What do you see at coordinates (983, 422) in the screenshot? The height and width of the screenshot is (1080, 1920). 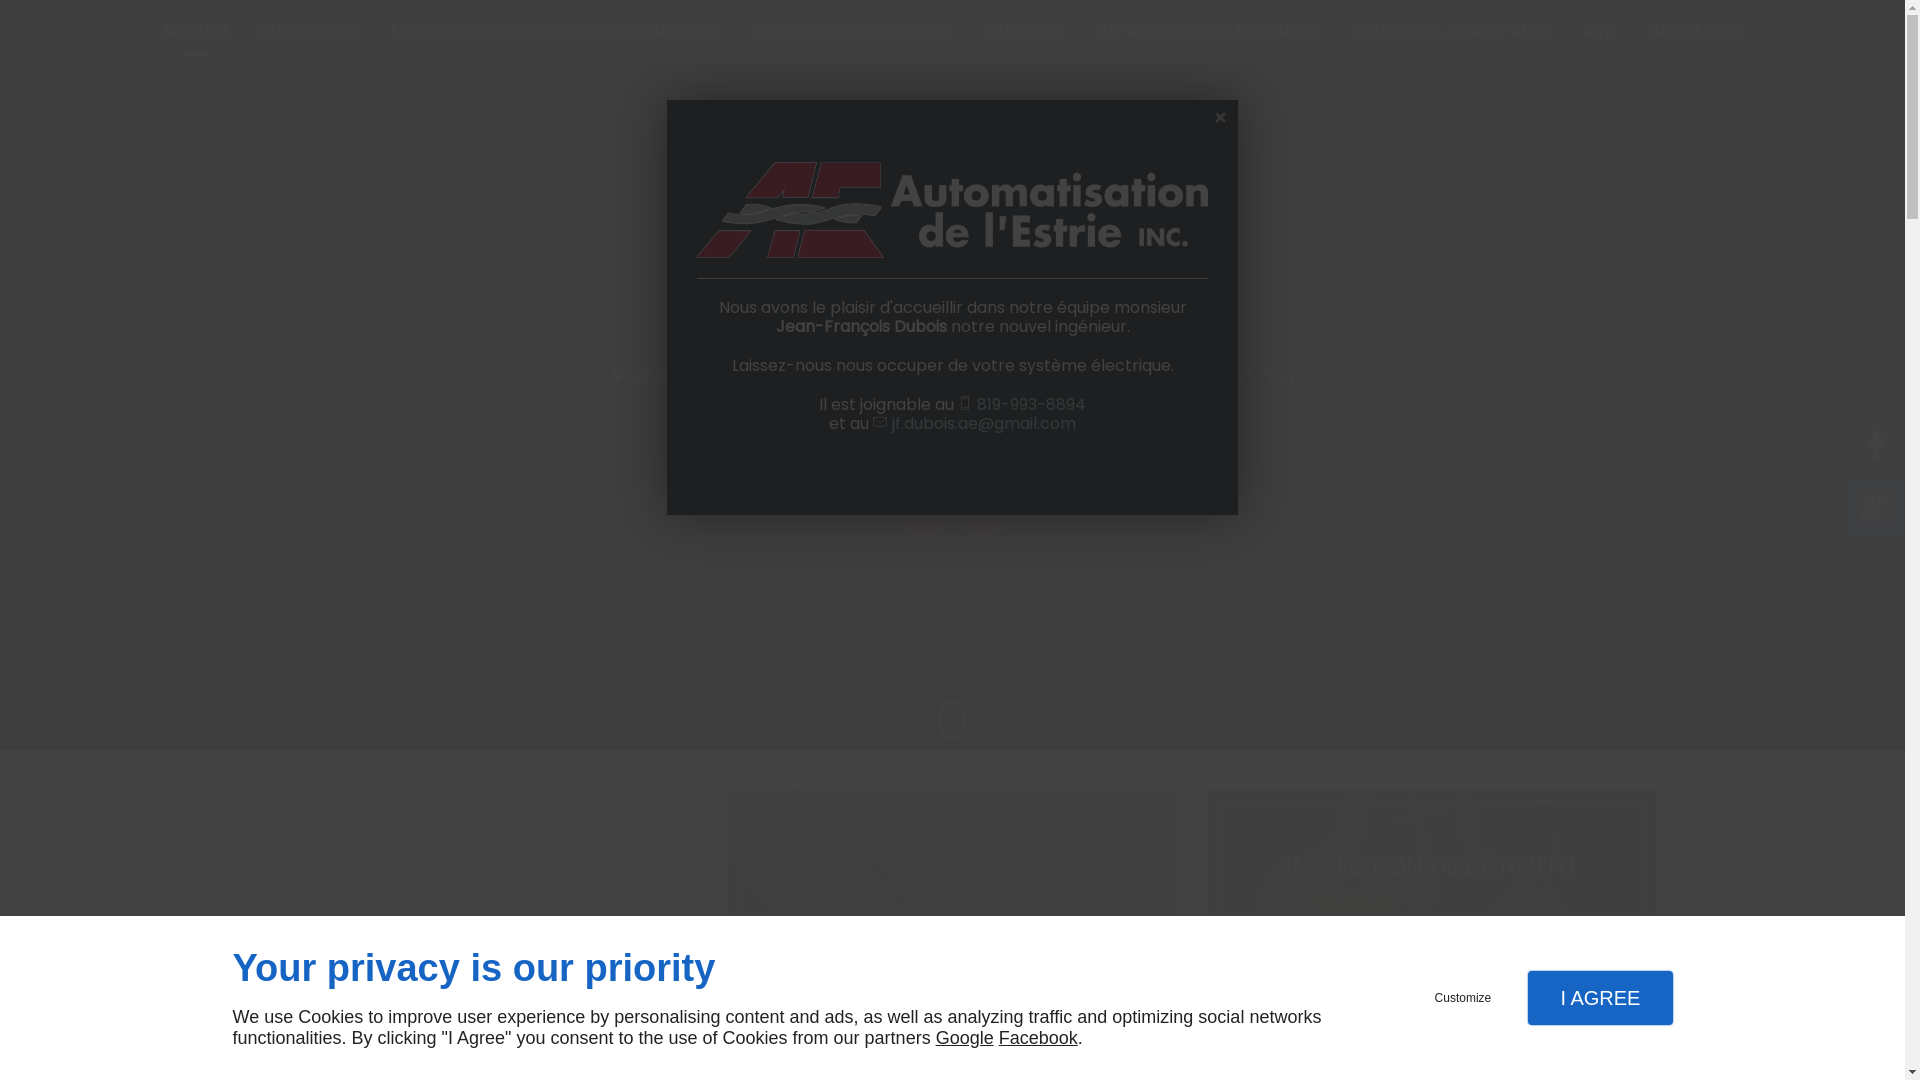 I see `'jf.dubois.ae@gmail.com'` at bounding box center [983, 422].